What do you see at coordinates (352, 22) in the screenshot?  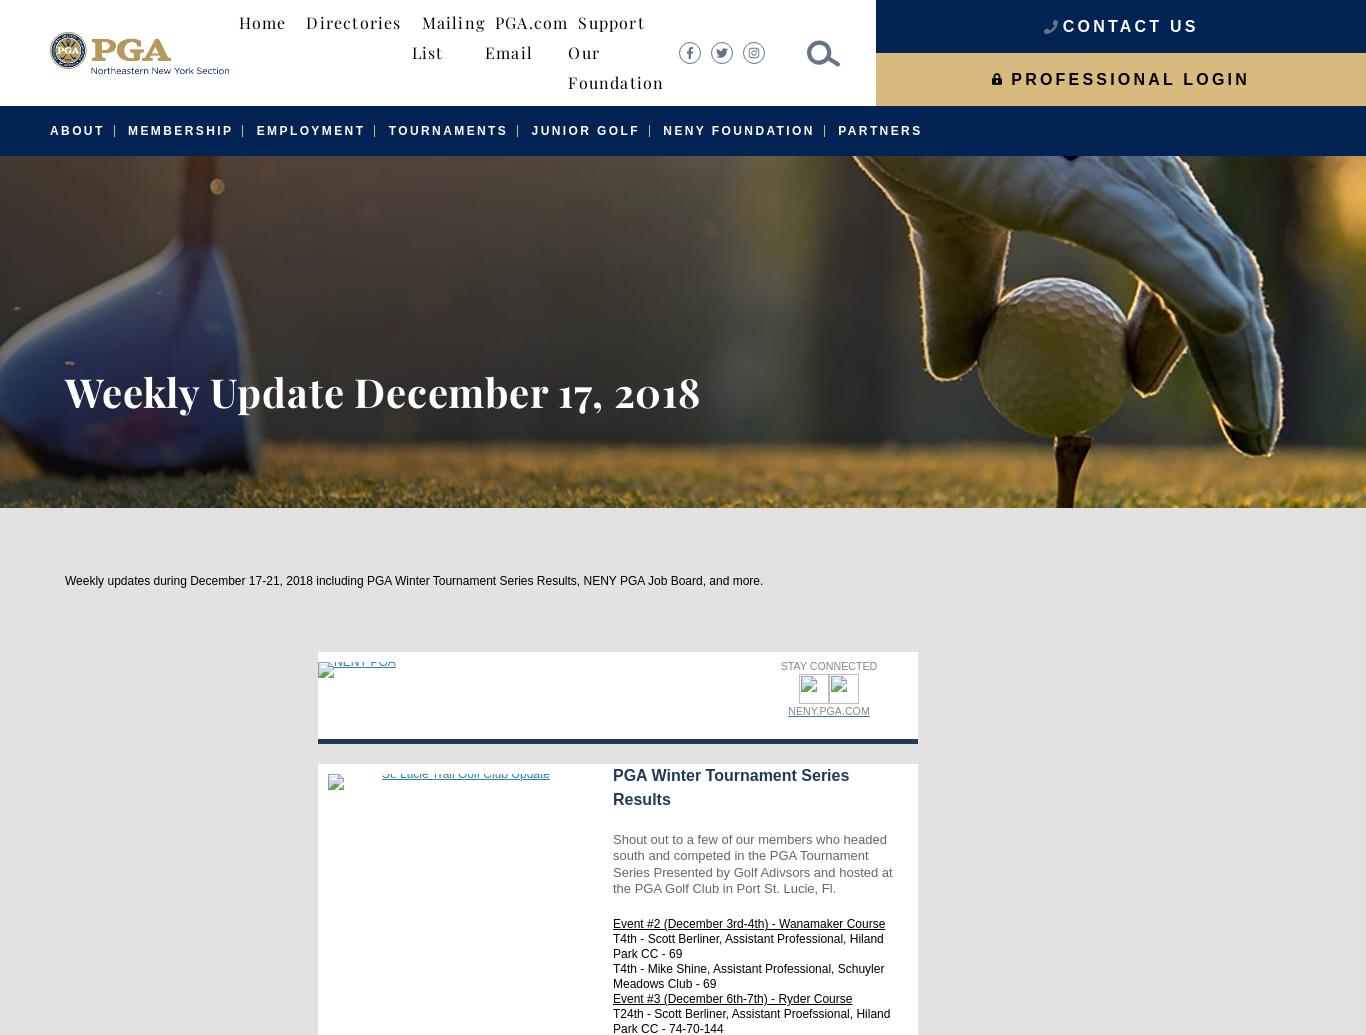 I see `'Directories'` at bounding box center [352, 22].